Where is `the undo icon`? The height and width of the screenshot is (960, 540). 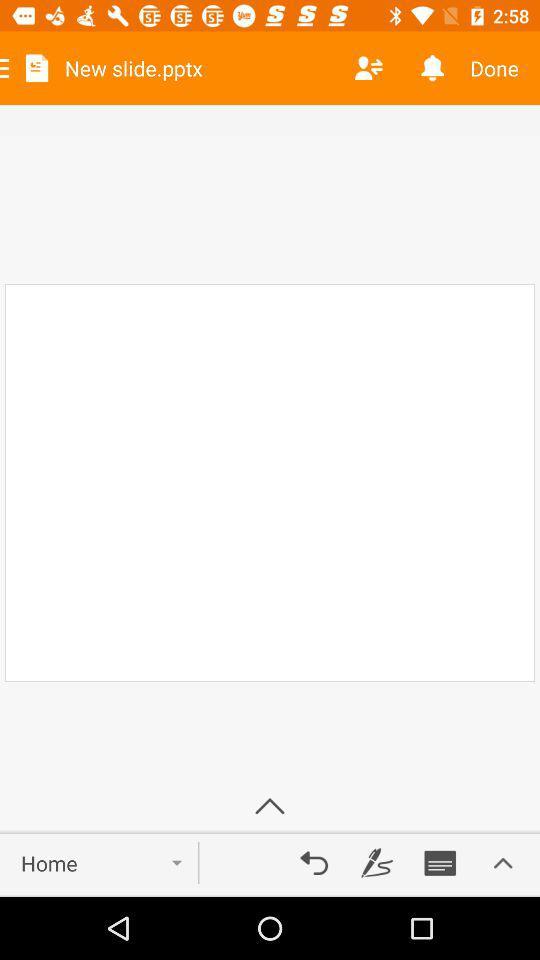 the undo icon is located at coordinates (314, 862).